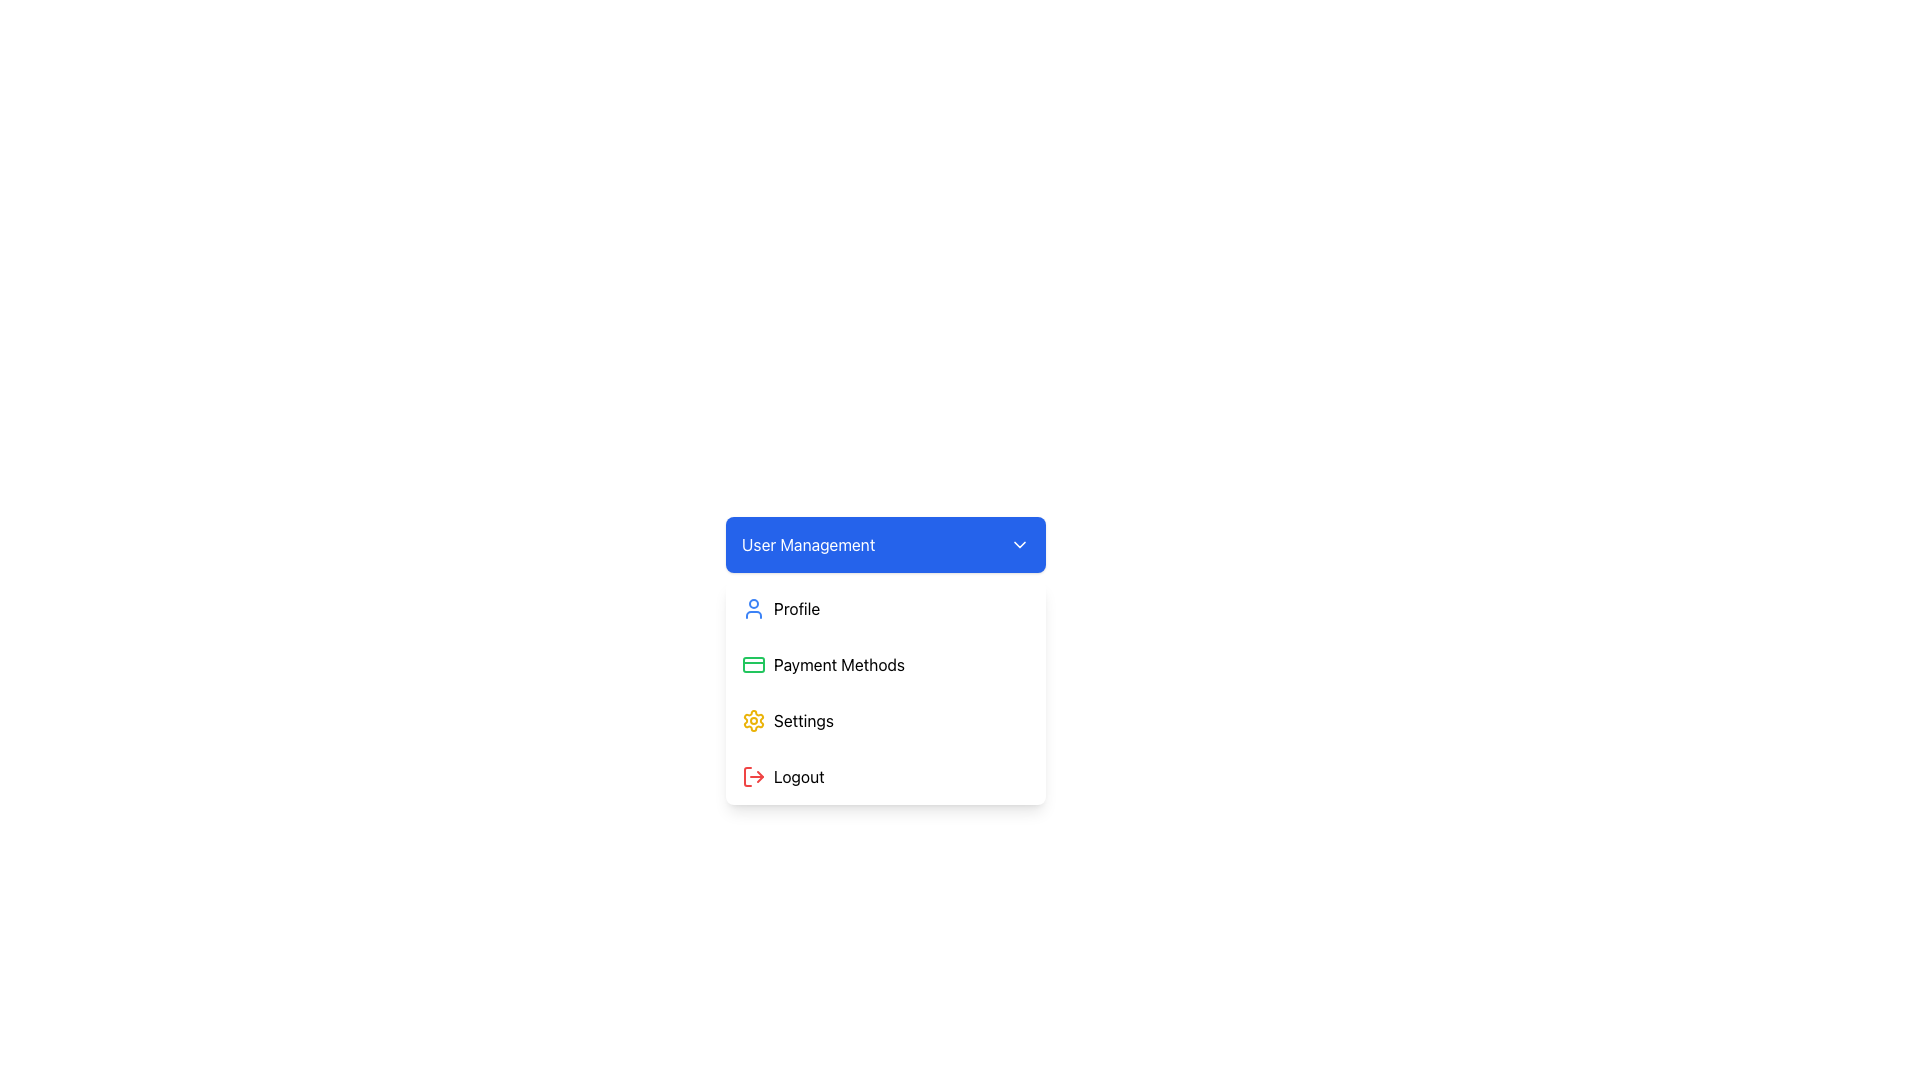  What do you see at coordinates (798, 775) in the screenshot?
I see `the 'Logout' text label in the User Management dropdown menu` at bounding box center [798, 775].